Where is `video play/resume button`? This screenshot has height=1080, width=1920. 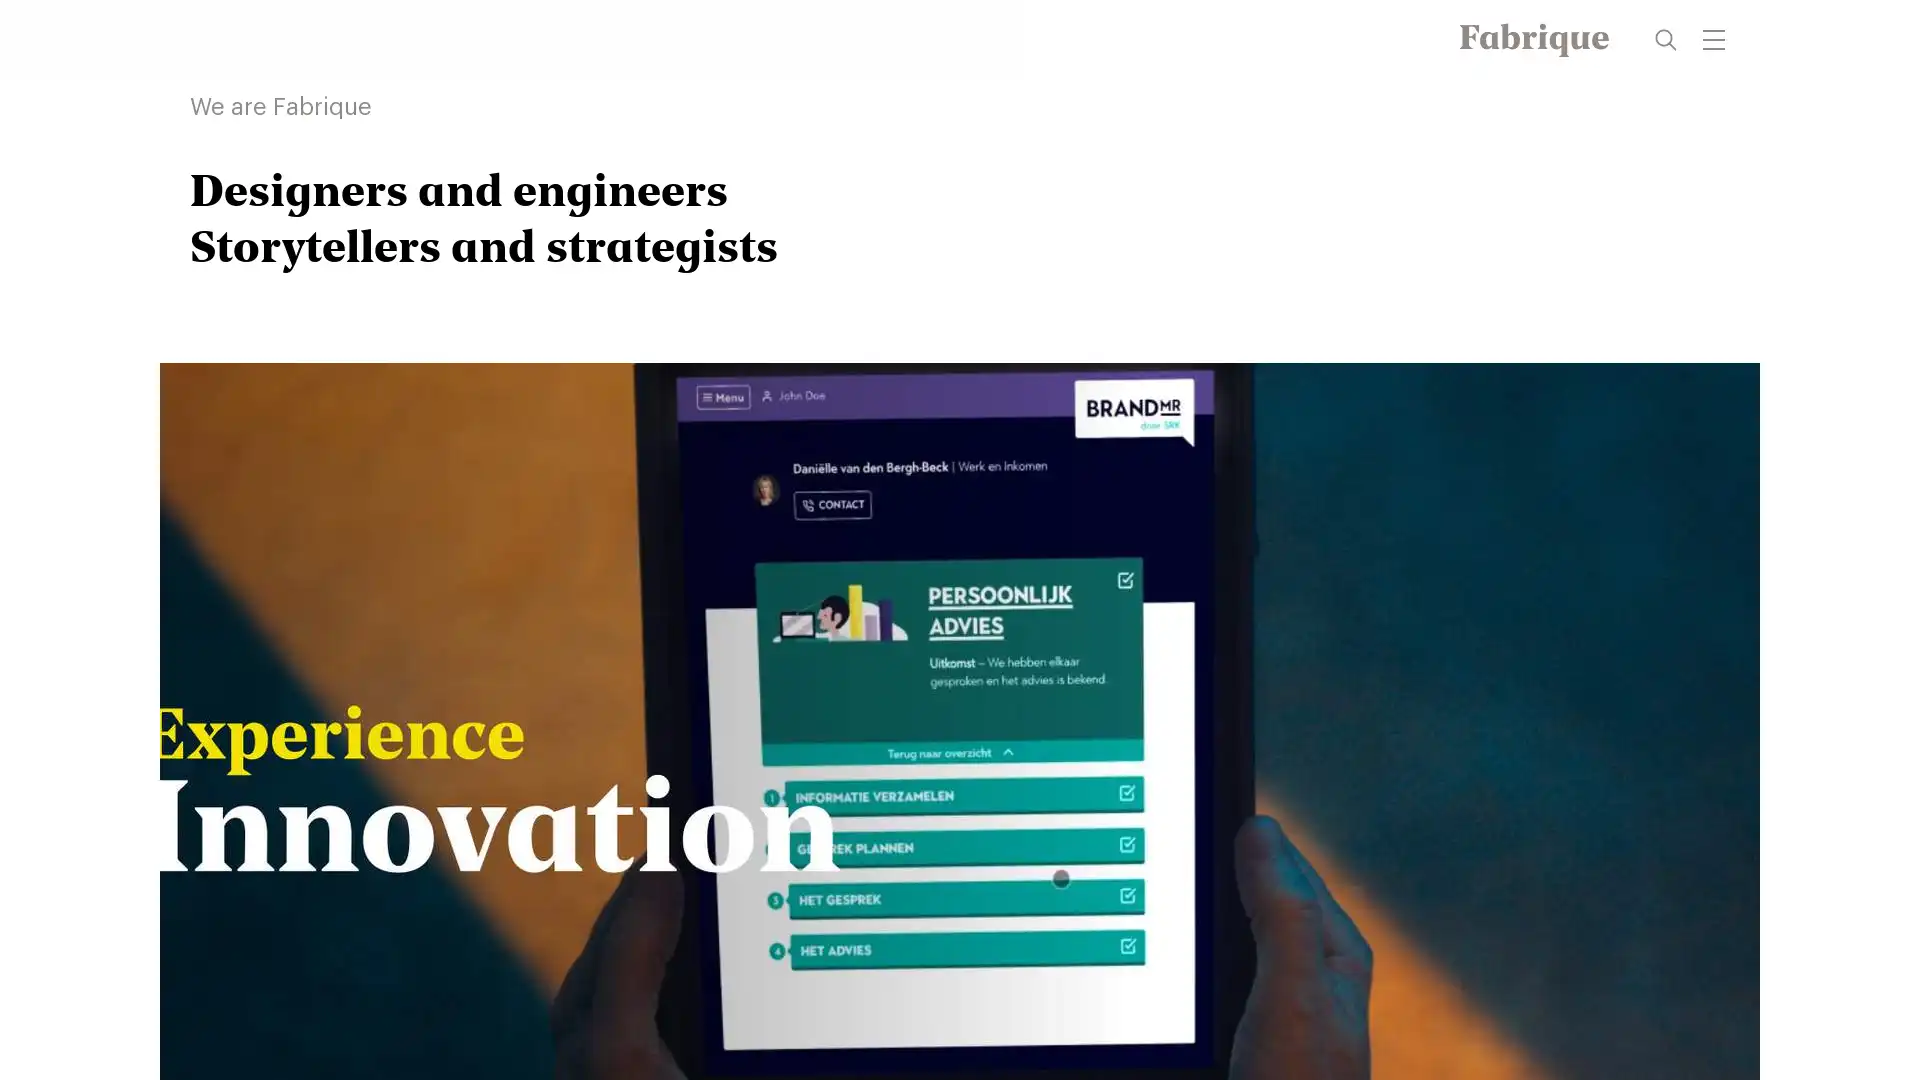 video play/resume button is located at coordinates (960, 785).